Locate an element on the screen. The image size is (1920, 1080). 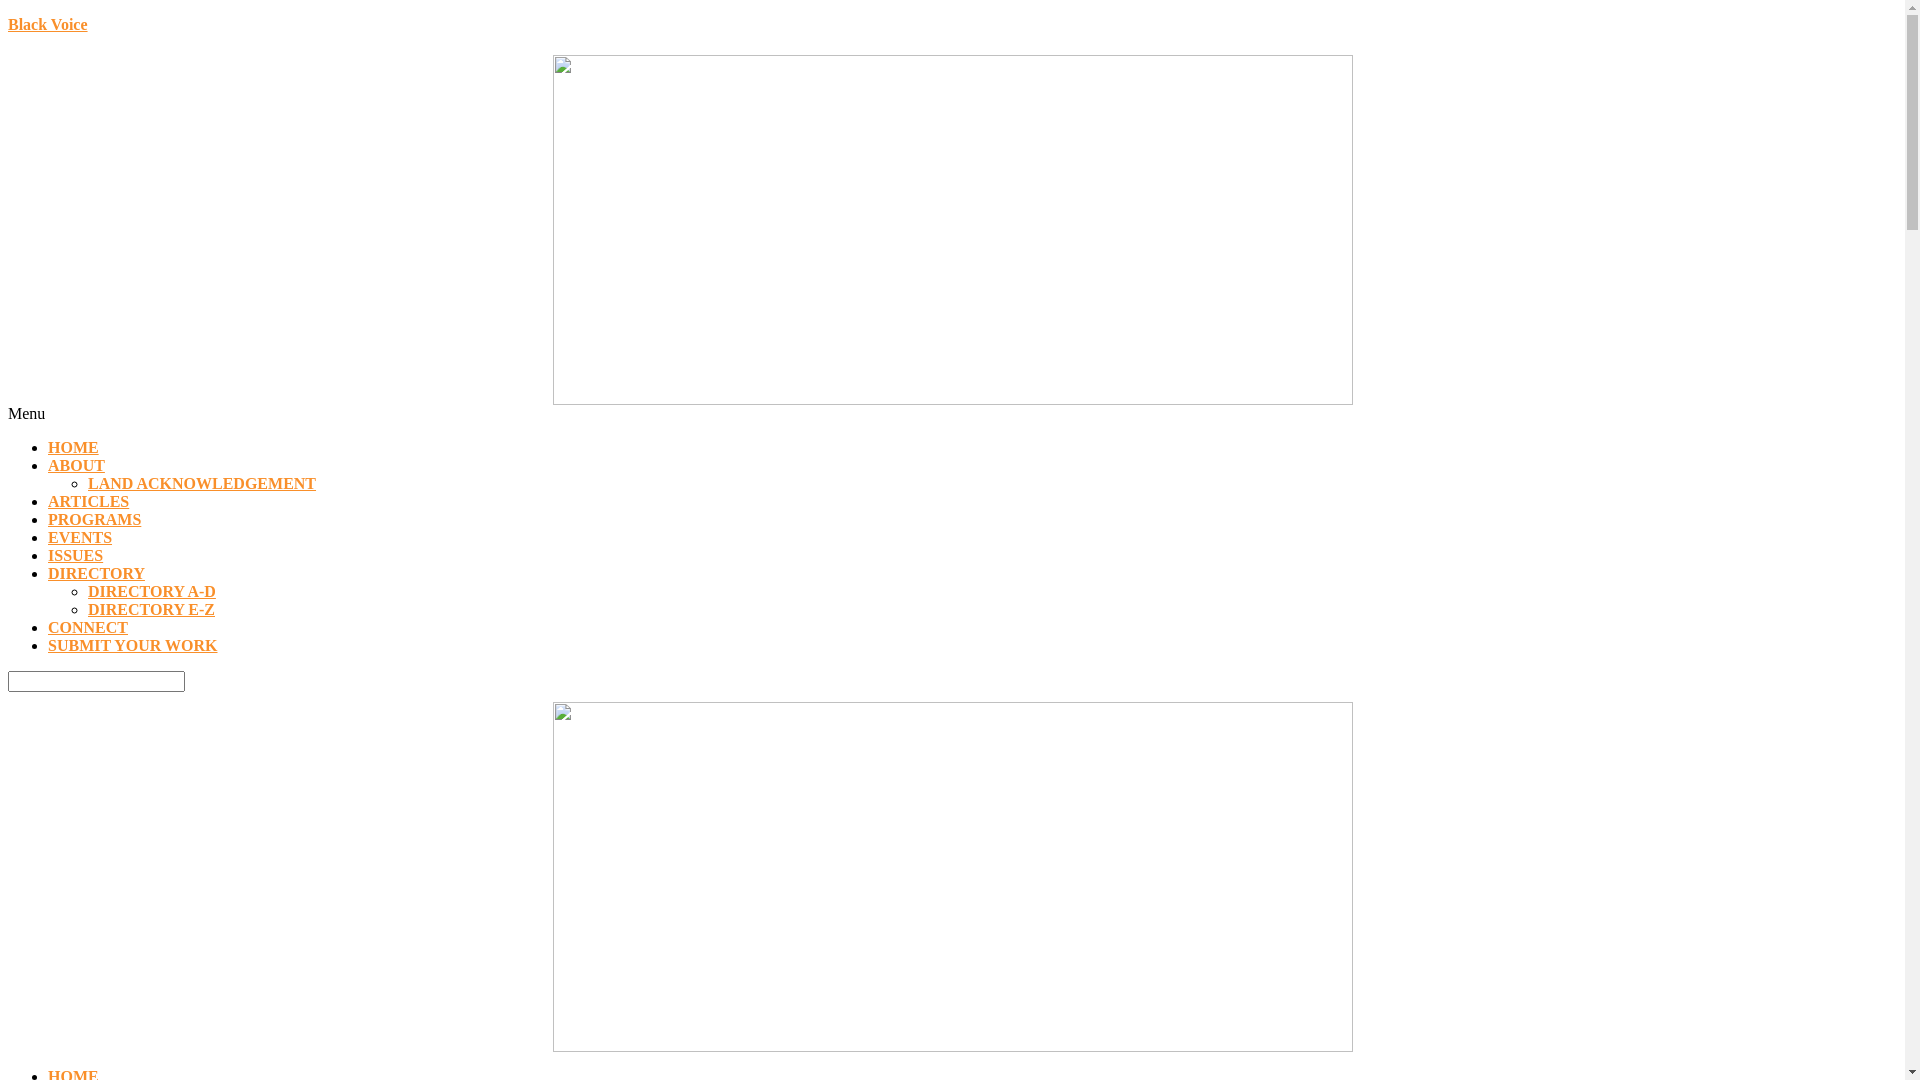
'ABOUT' is located at coordinates (76, 465).